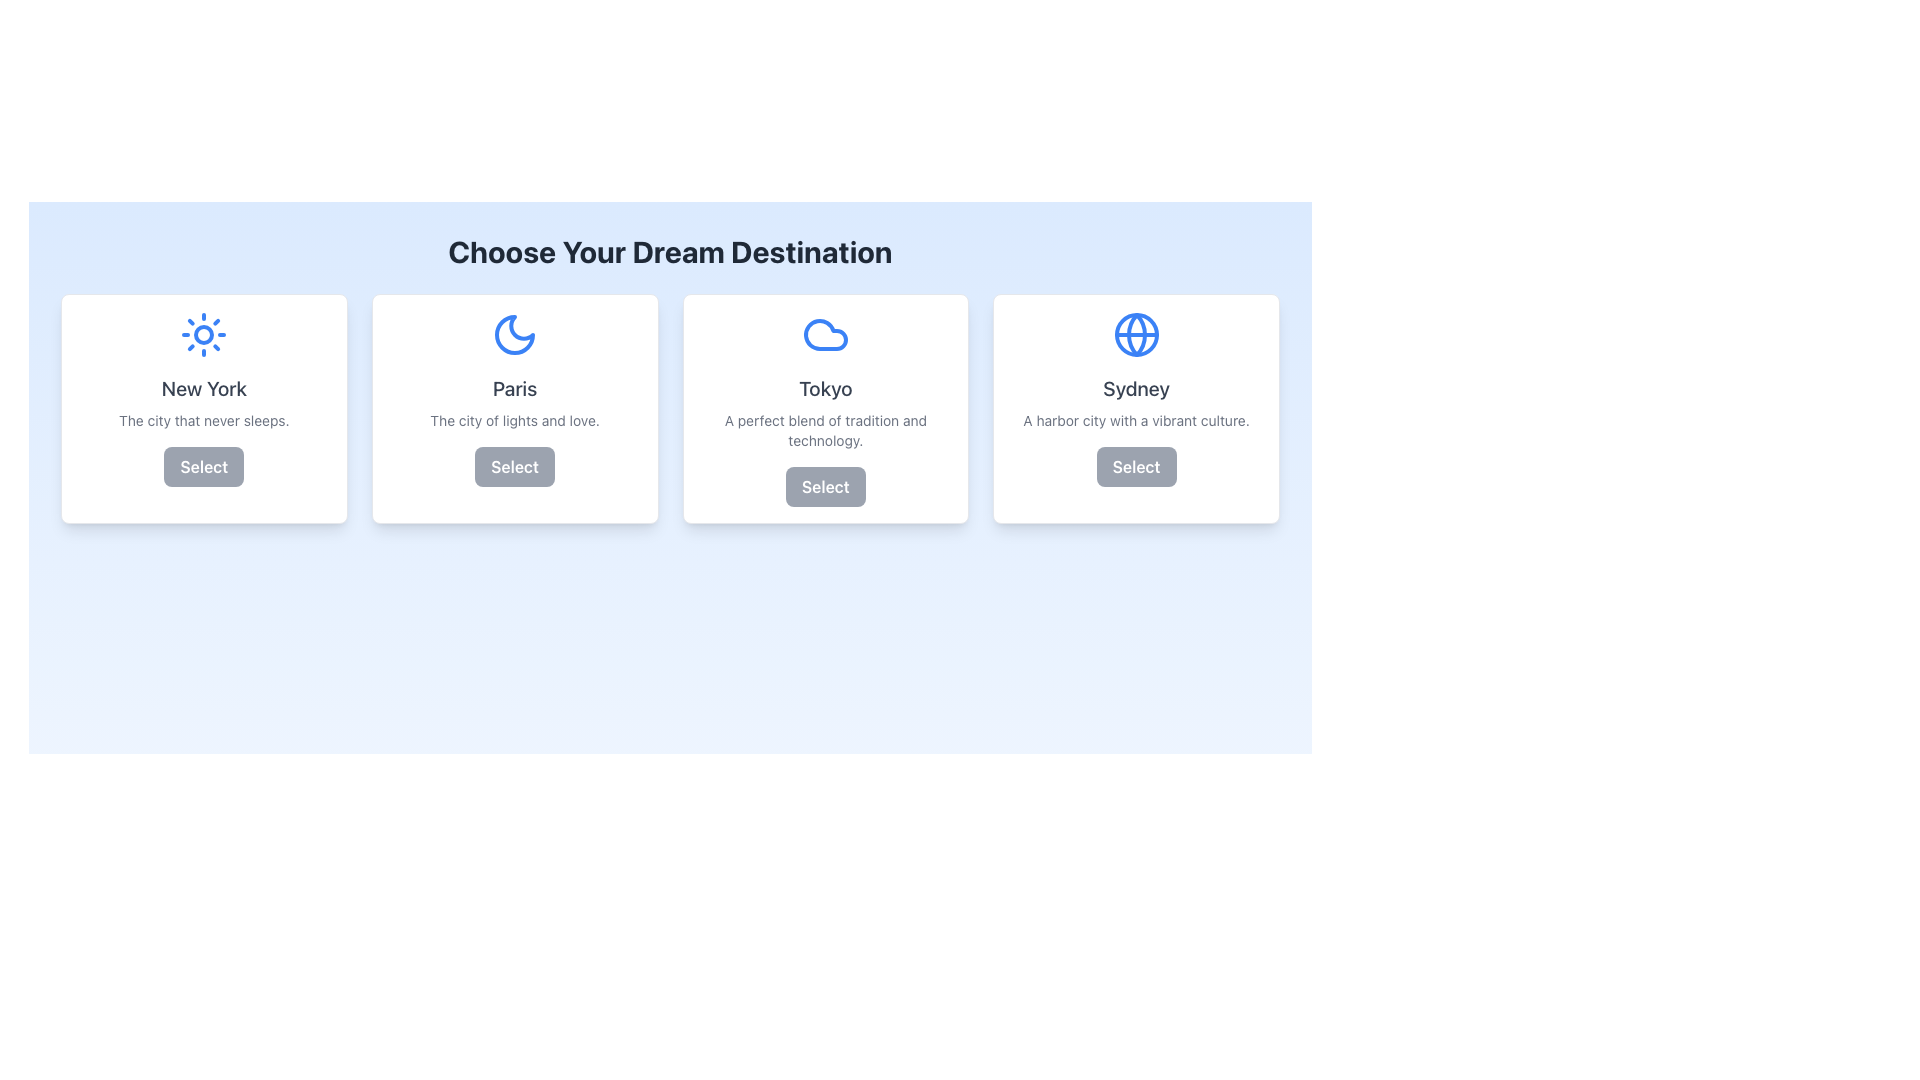  What do you see at coordinates (515, 334) in the screenshot?
I see `the crescent moon icon representing 'Paris' in the destination selection row, located on the second card from the left` at bounding box center [515, 334].